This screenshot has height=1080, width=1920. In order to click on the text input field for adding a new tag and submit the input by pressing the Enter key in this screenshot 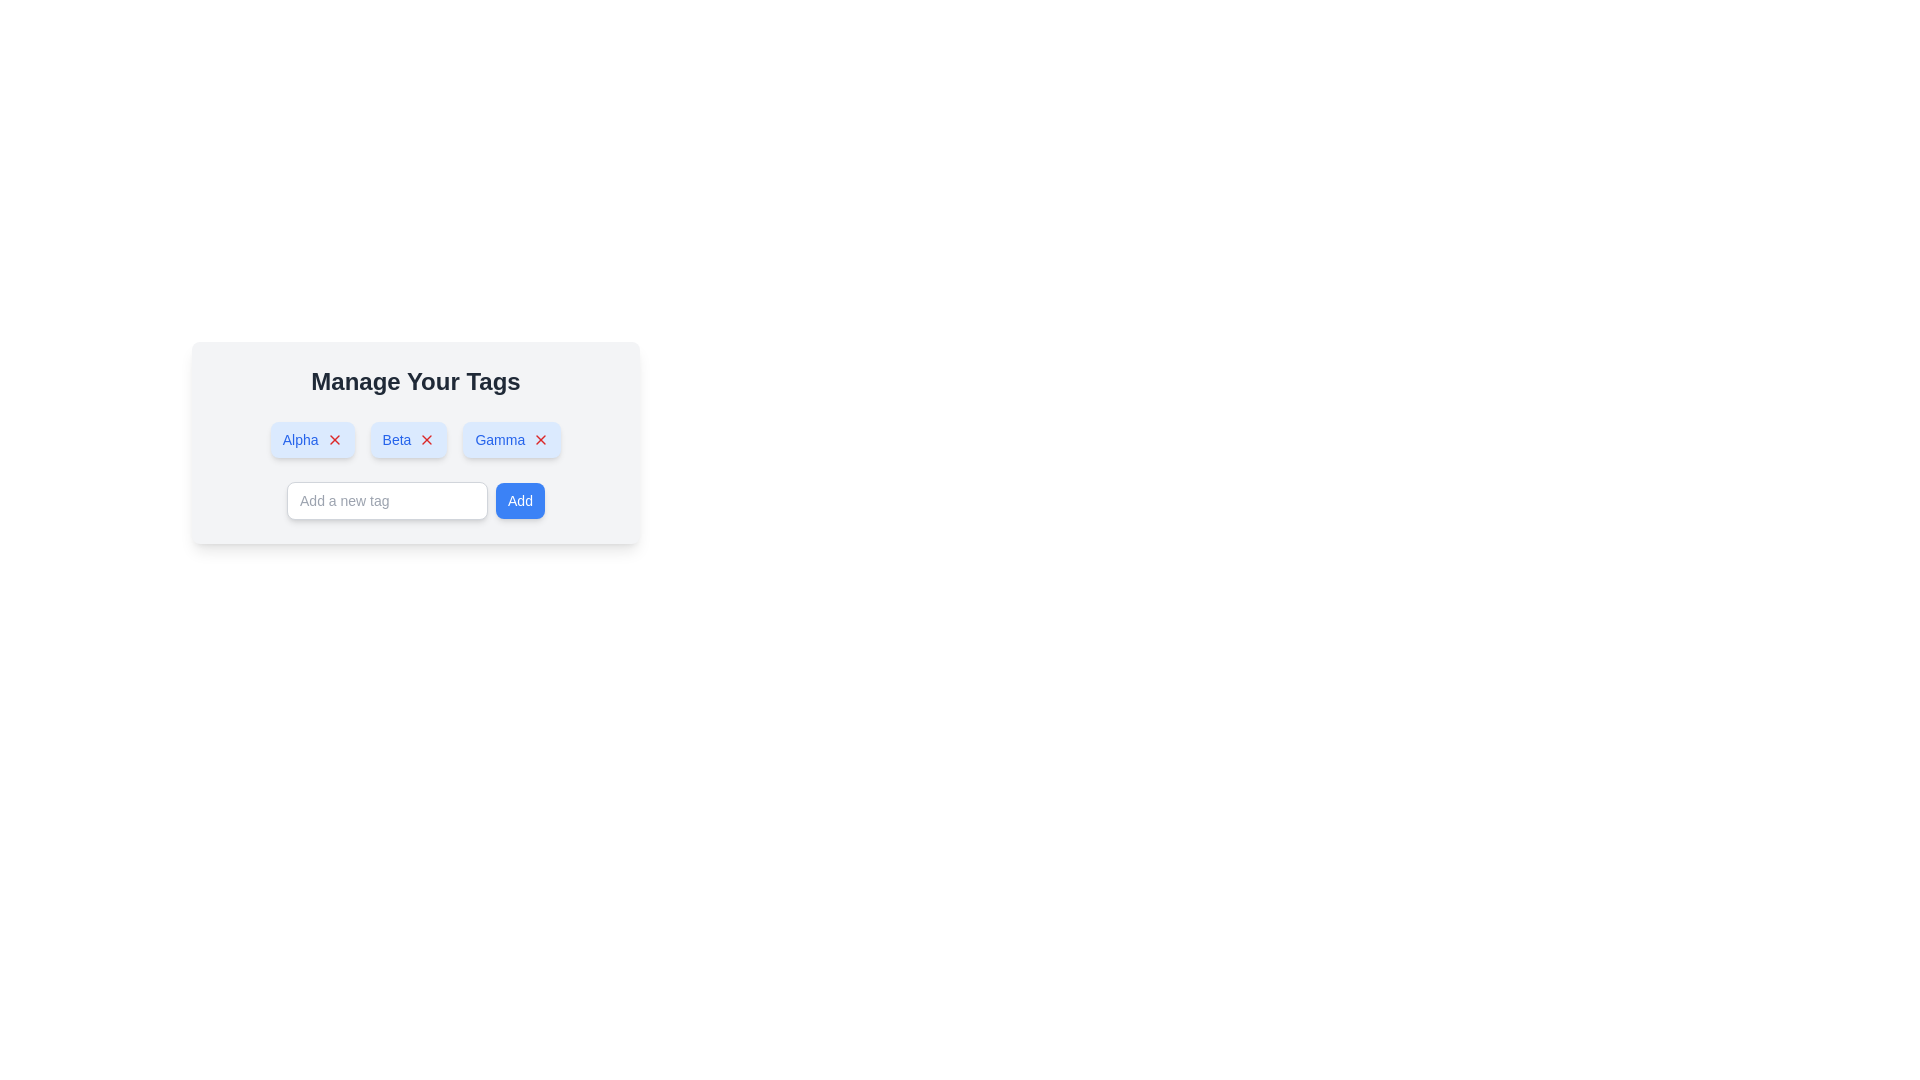, I will do `click(415, 500)`.